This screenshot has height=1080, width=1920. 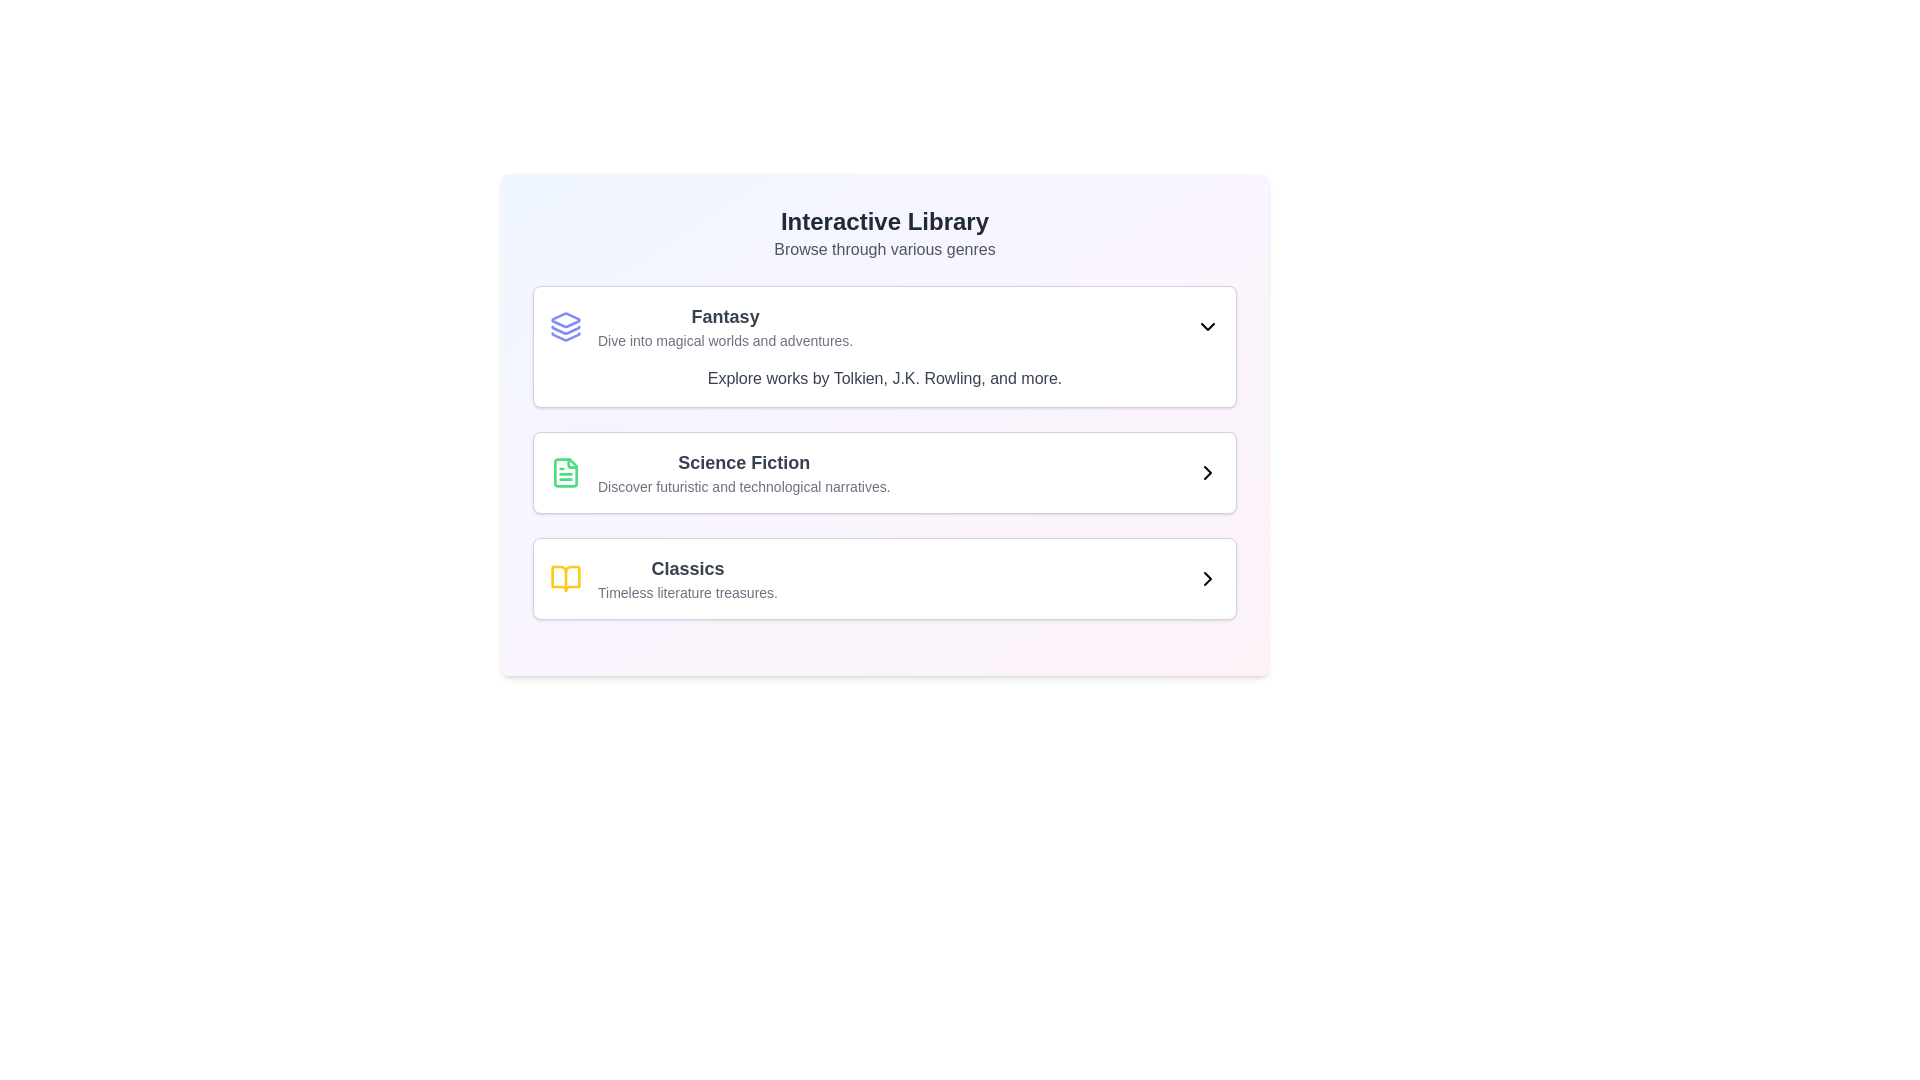 I want to click on the 'Fantasy' category icon located to the left of the text content, so click(x=565, y=326).